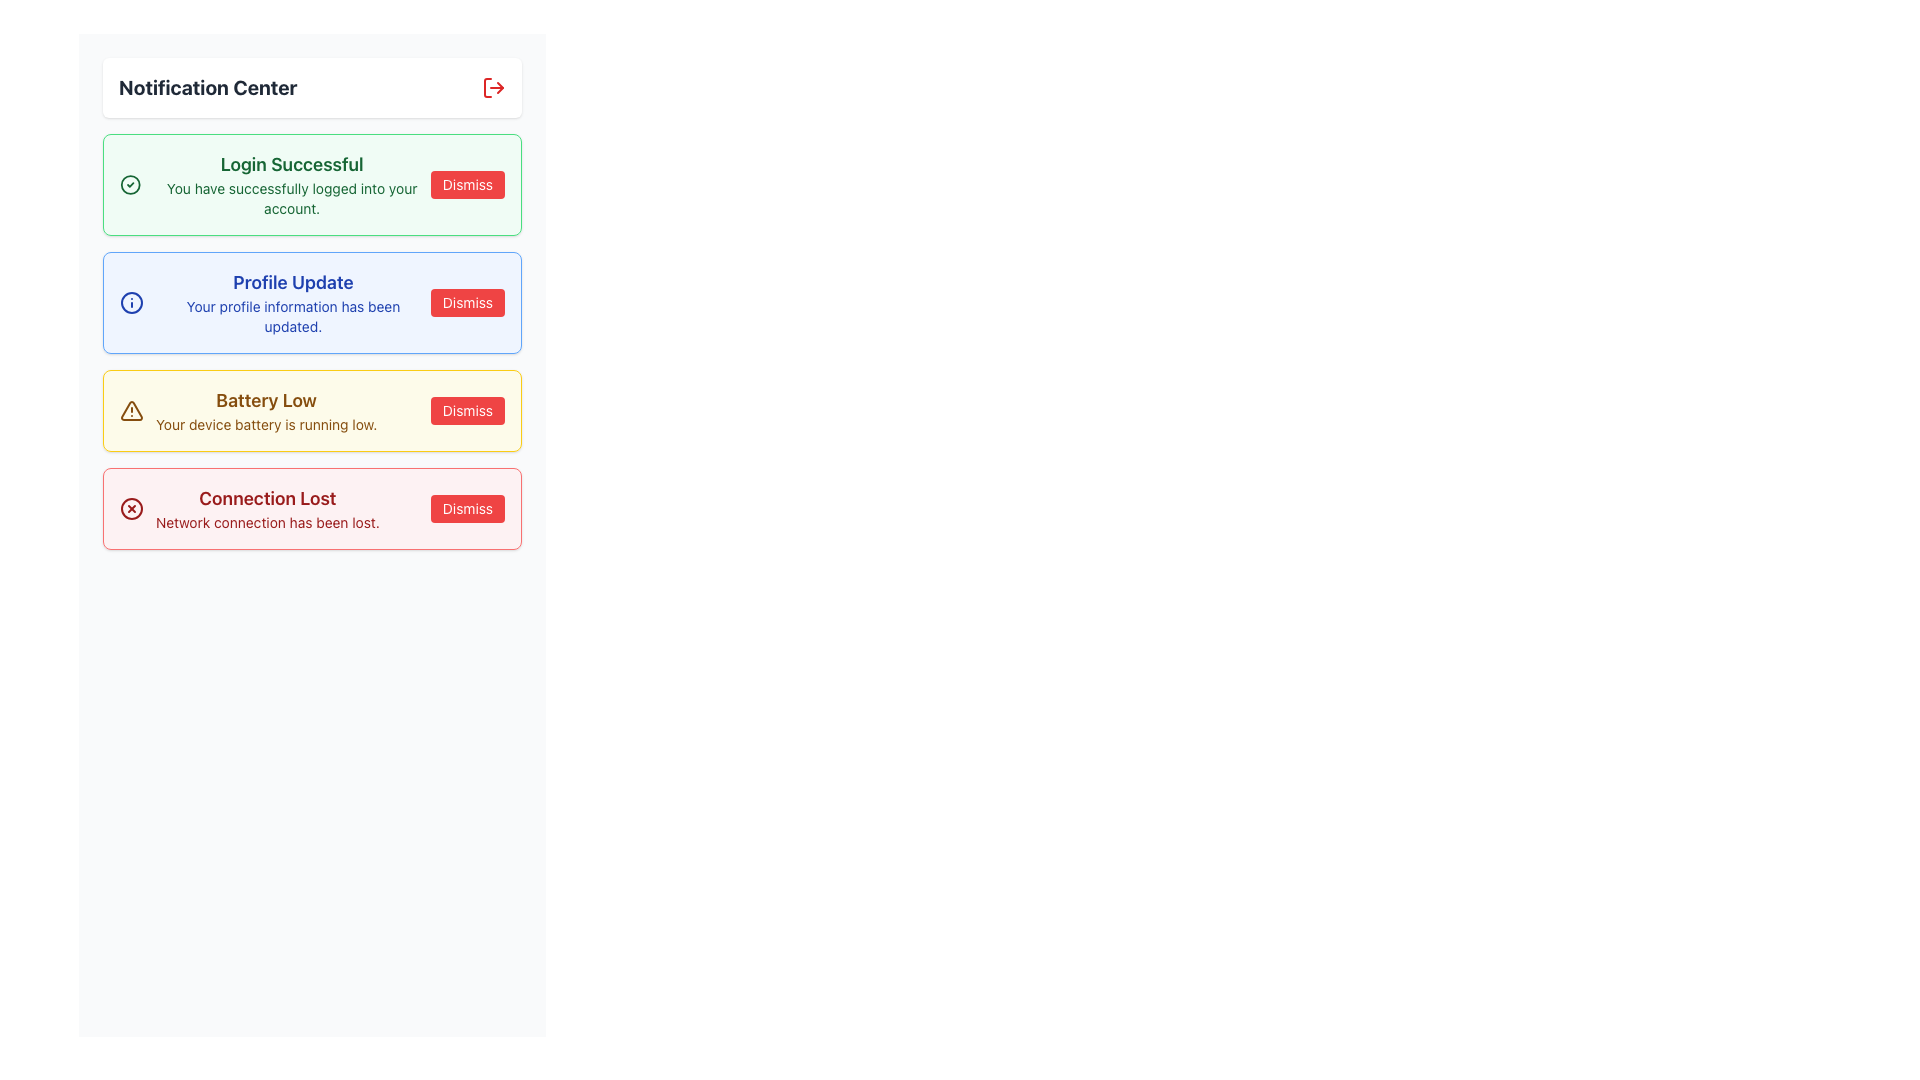 The width and height of the screenshot is (1920, 1080). Describe the element at coordinates (131, 410) in the screenshot. I see `the triangular warning icon with a centered exclamation mark, located to the left of the 'Battery Low' notification header` at that location.